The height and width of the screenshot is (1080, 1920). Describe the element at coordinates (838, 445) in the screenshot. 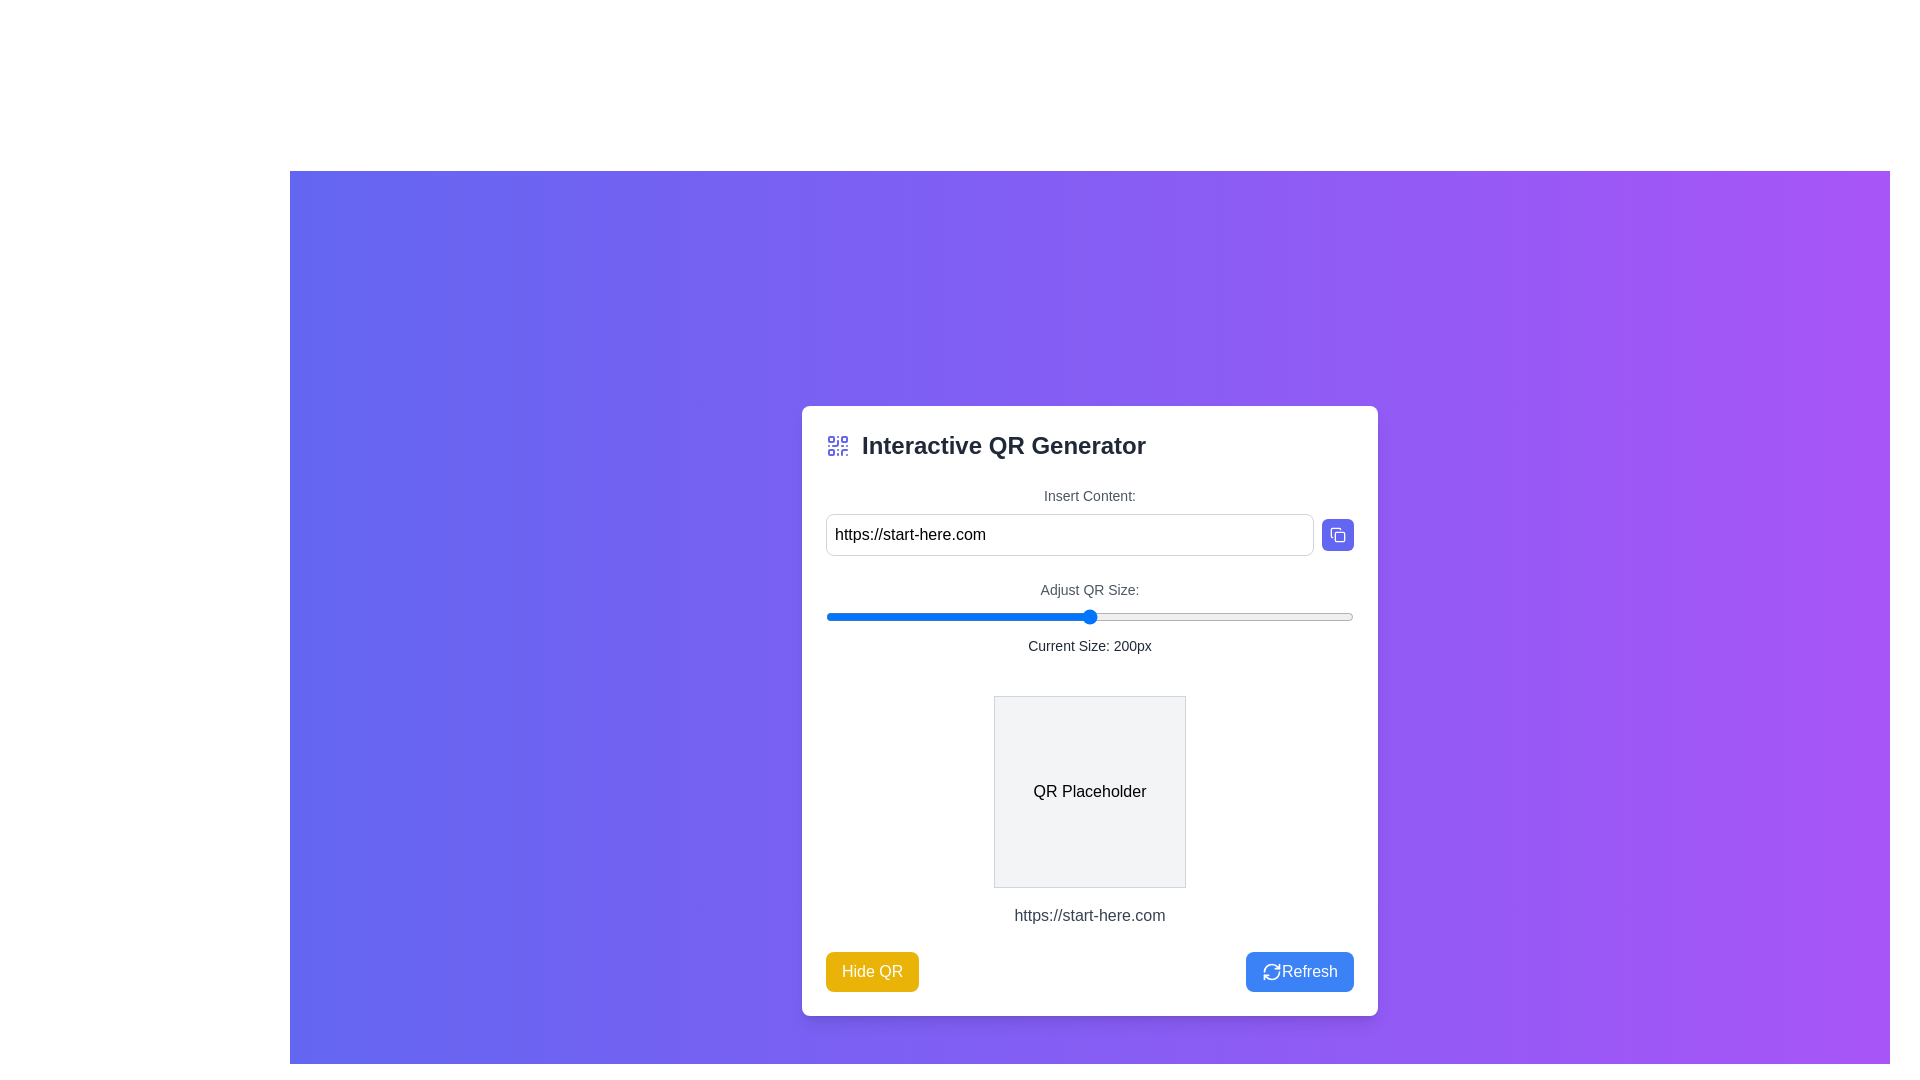

I see `the decorative or functional QR code icon located to the left of the 'Interactive QR Generator' text in the modal interface` at that location.